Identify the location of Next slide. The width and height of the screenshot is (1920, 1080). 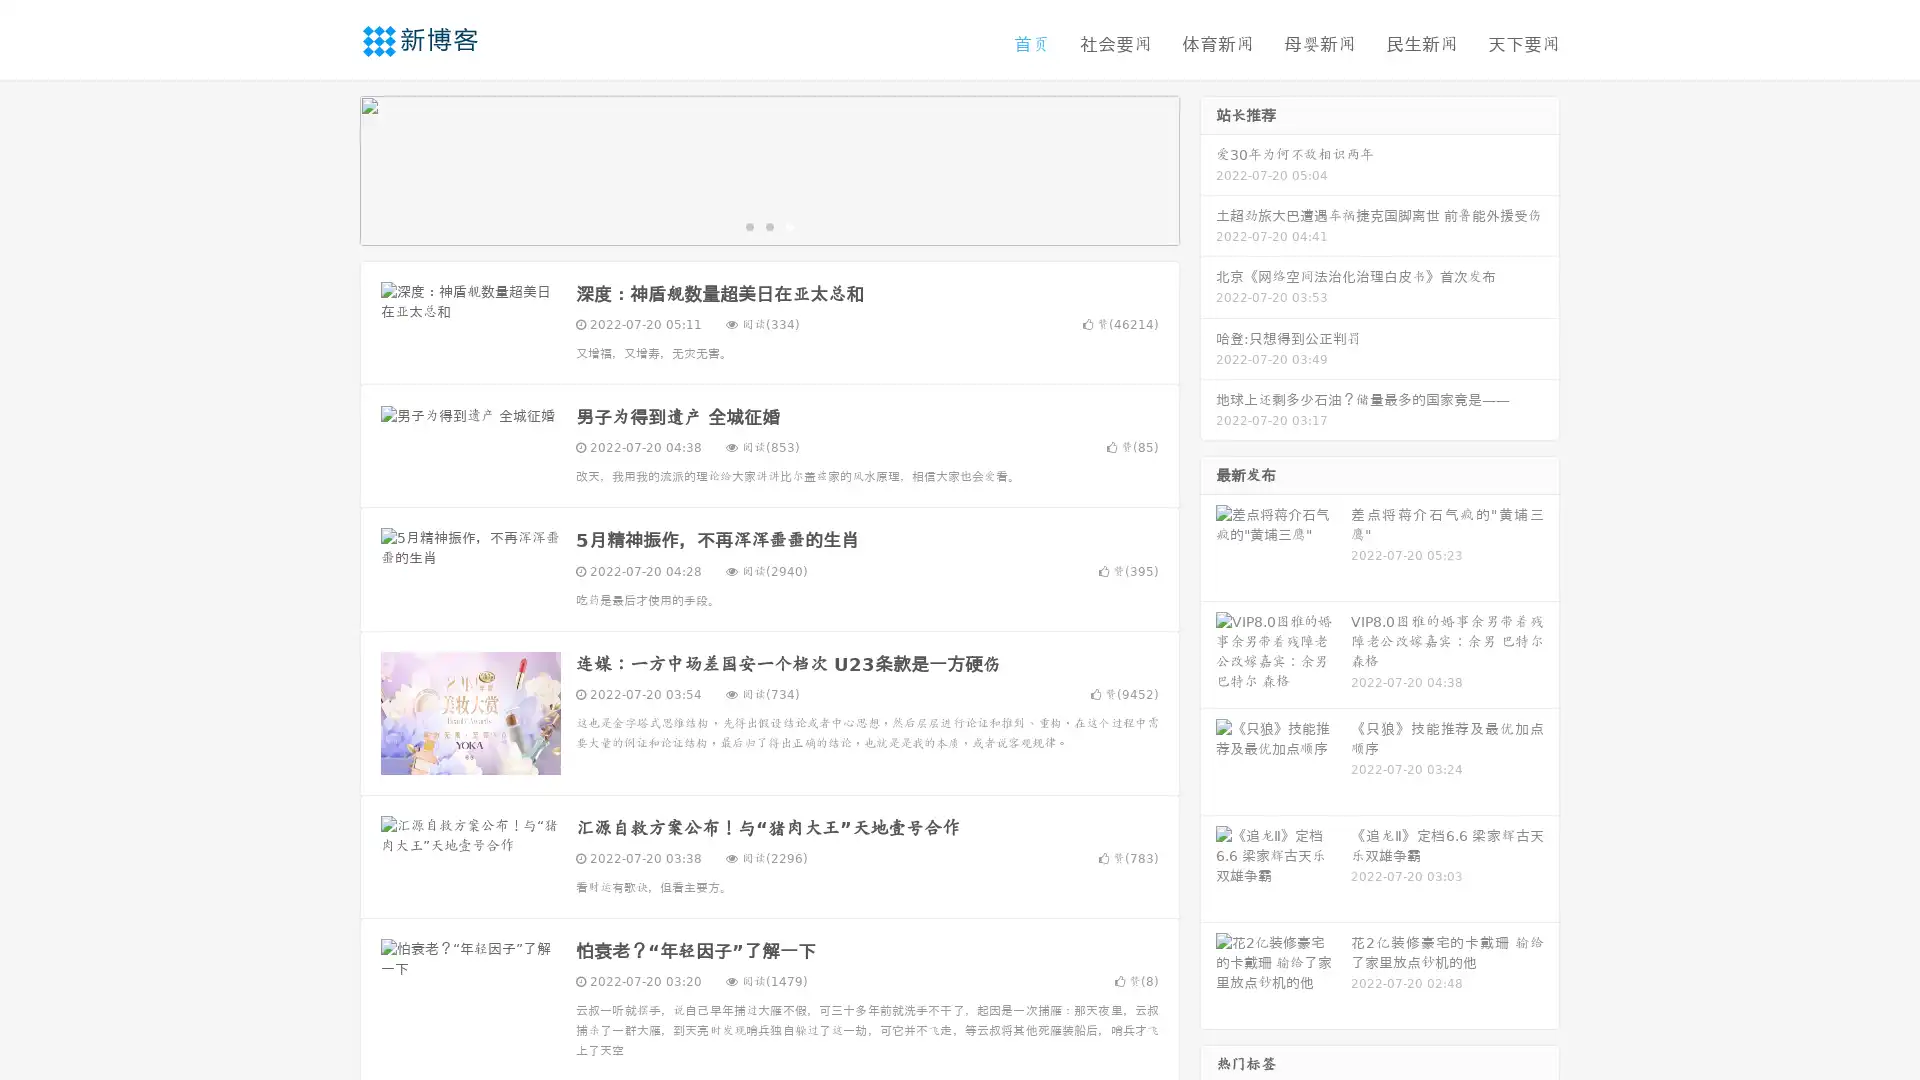
(1208, 168).